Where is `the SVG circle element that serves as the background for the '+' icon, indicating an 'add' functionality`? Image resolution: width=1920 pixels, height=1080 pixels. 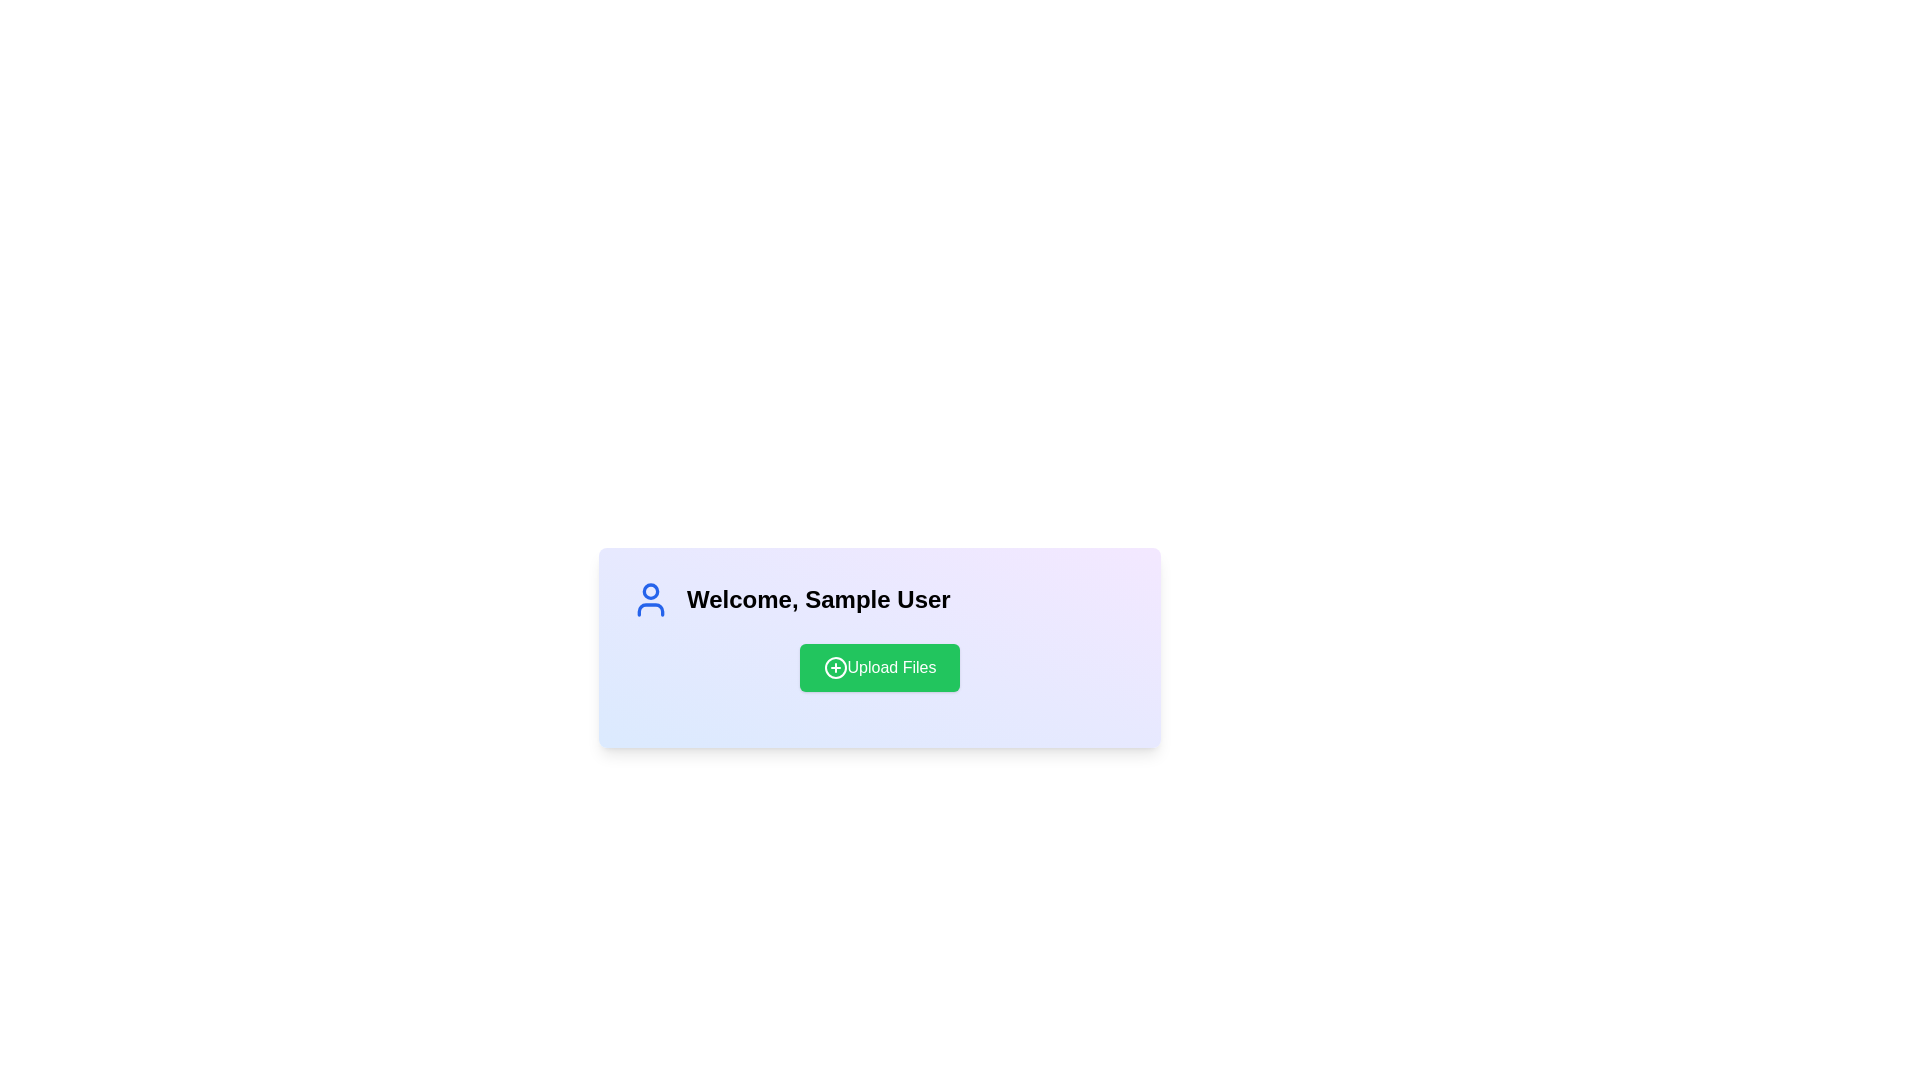 the SVG circle element that serves as the background for the '+' icon, indicating an 'add' functionality is located at coordinates (835, 667).